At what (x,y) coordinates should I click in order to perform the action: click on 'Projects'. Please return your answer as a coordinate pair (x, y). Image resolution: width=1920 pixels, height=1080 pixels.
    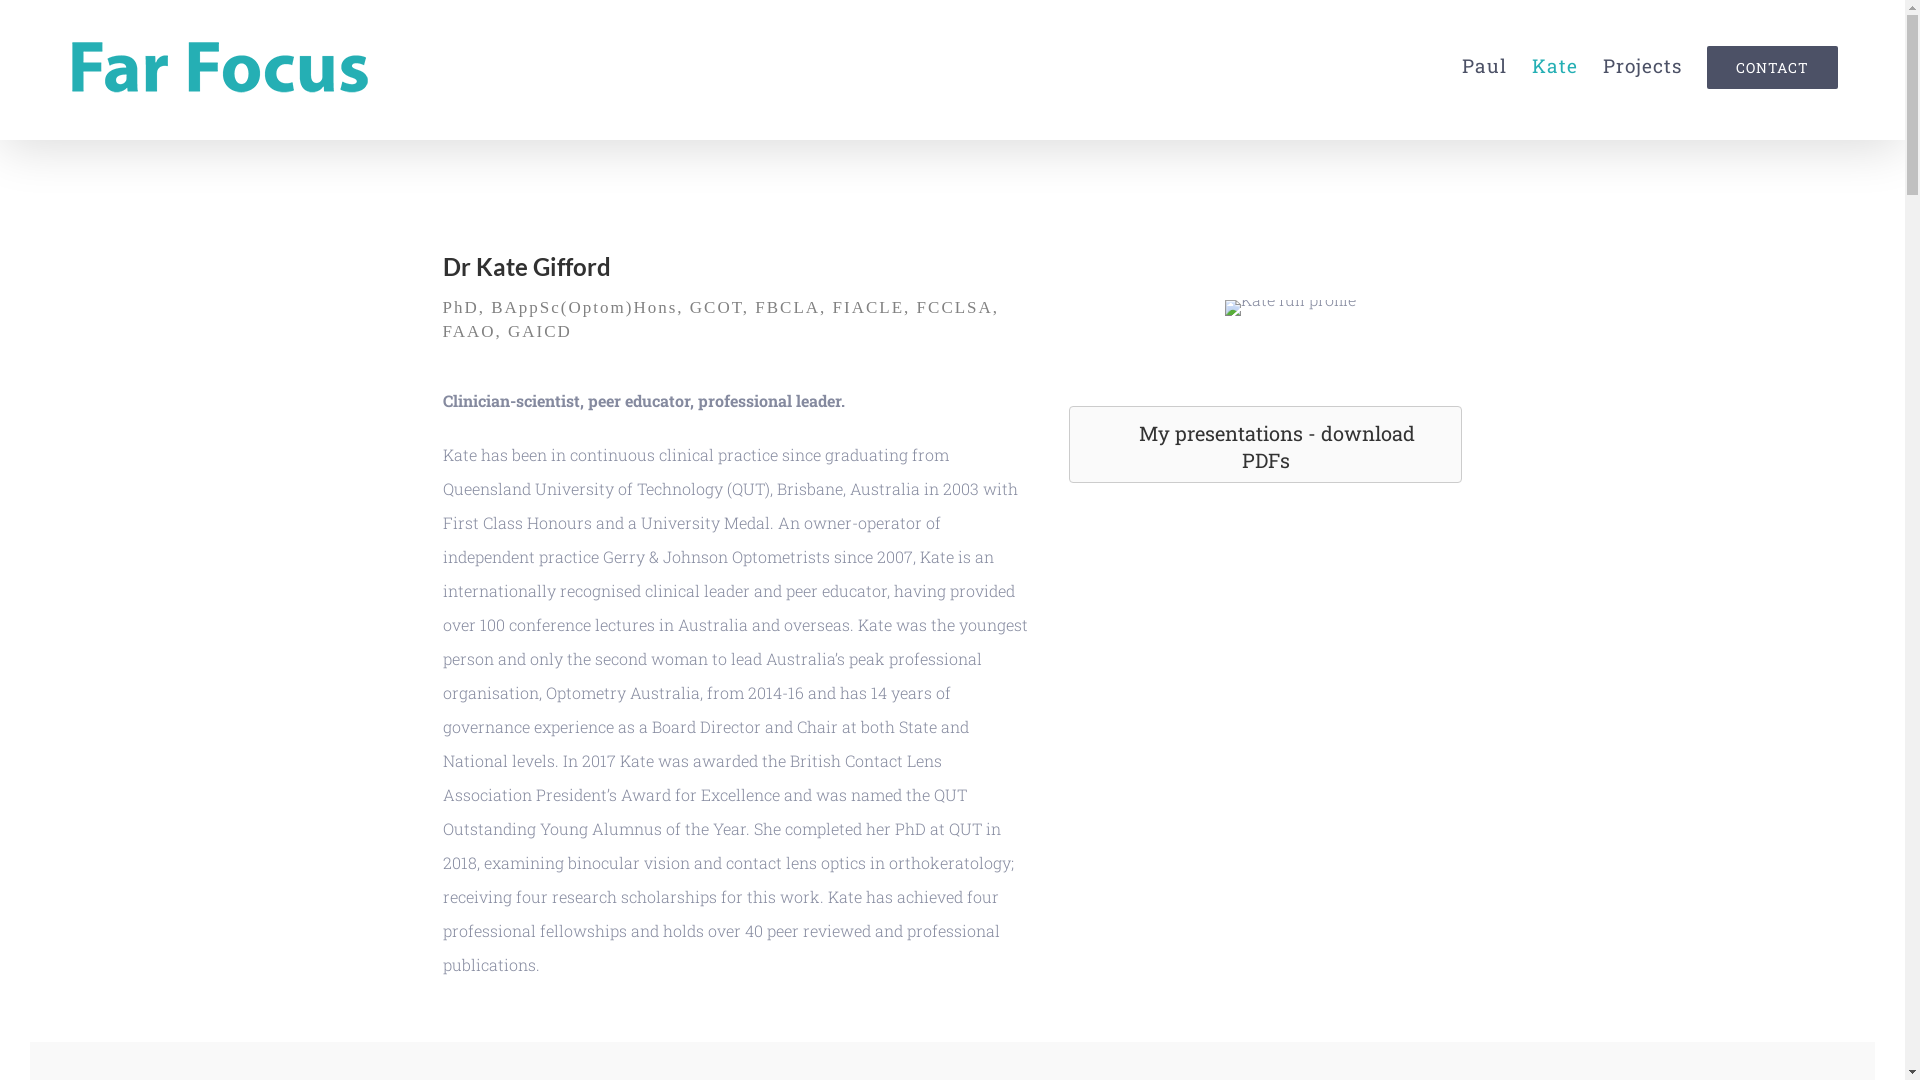
    Looking at the image, I should click on (1603, 64).